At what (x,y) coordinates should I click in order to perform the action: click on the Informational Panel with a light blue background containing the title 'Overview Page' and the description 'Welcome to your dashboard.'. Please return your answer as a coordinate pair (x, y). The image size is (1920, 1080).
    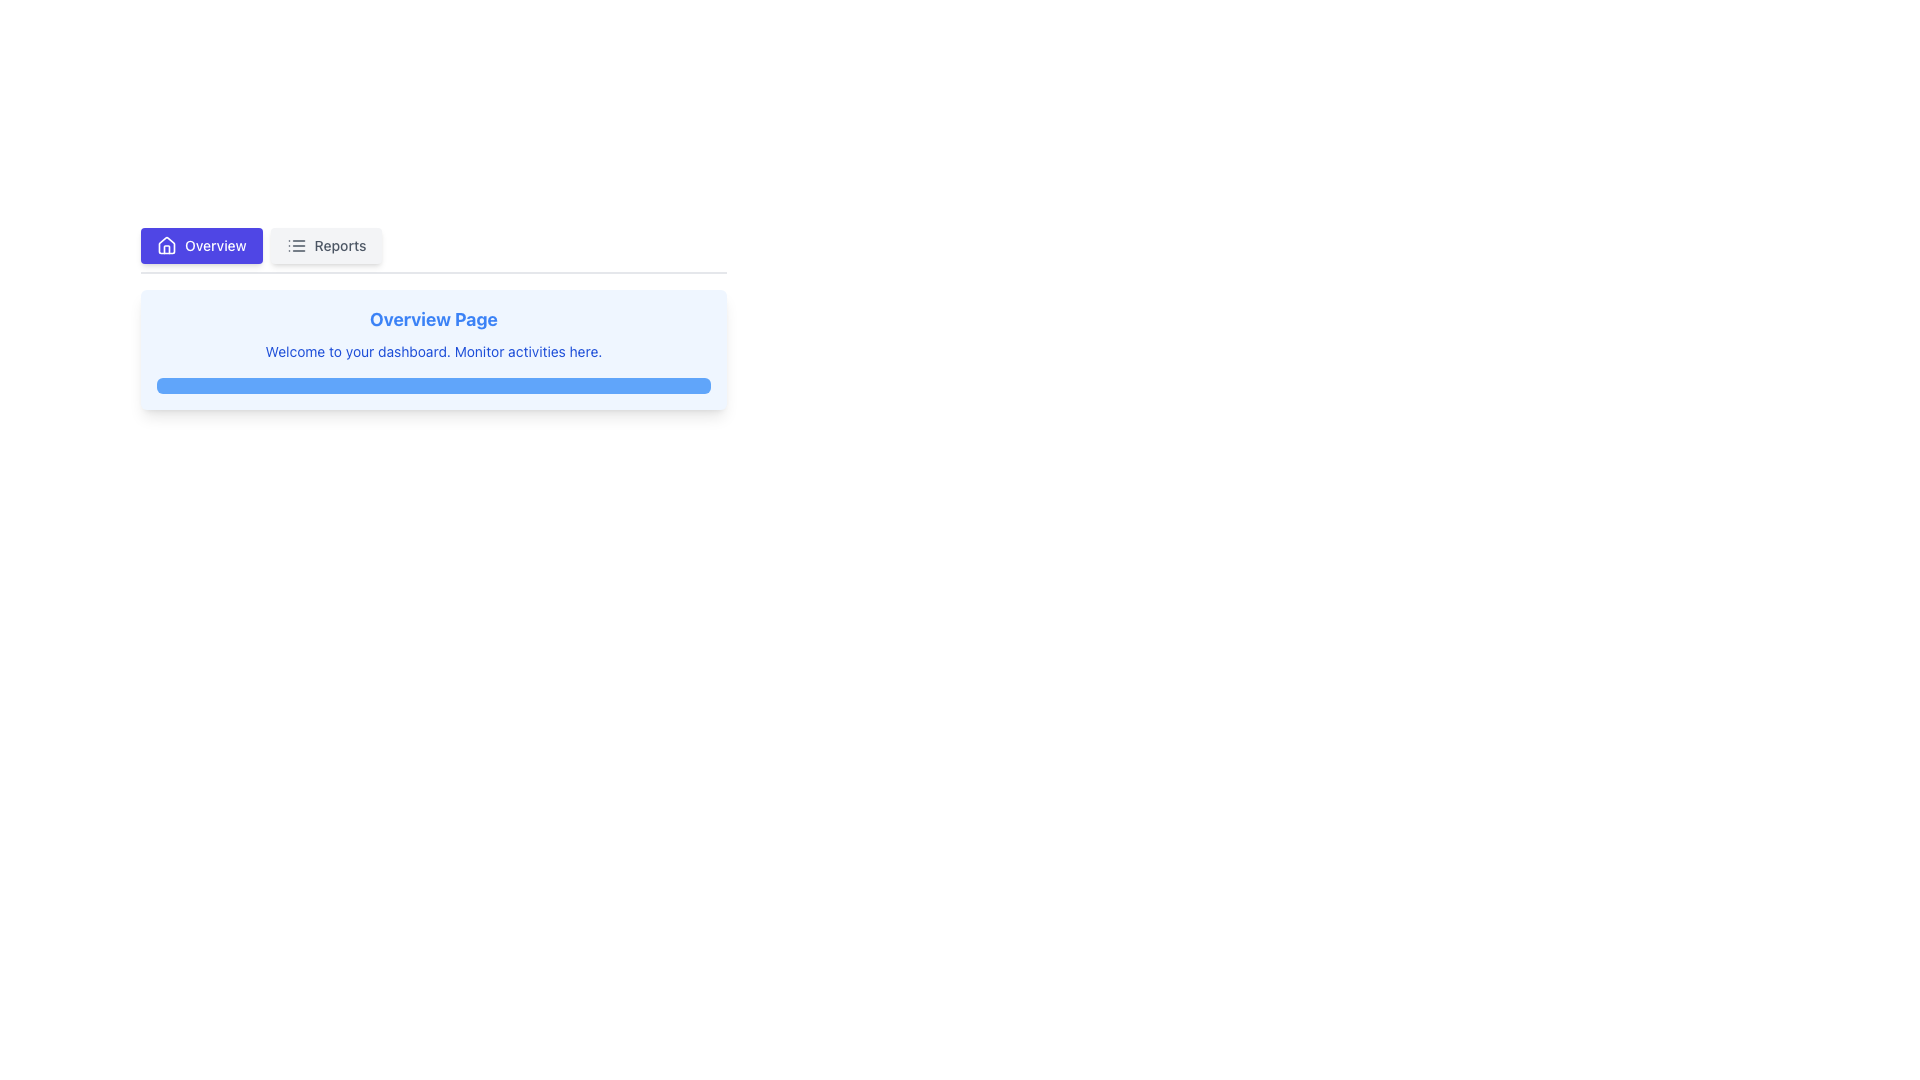
    Looking at the image, I should click on (432, 349).